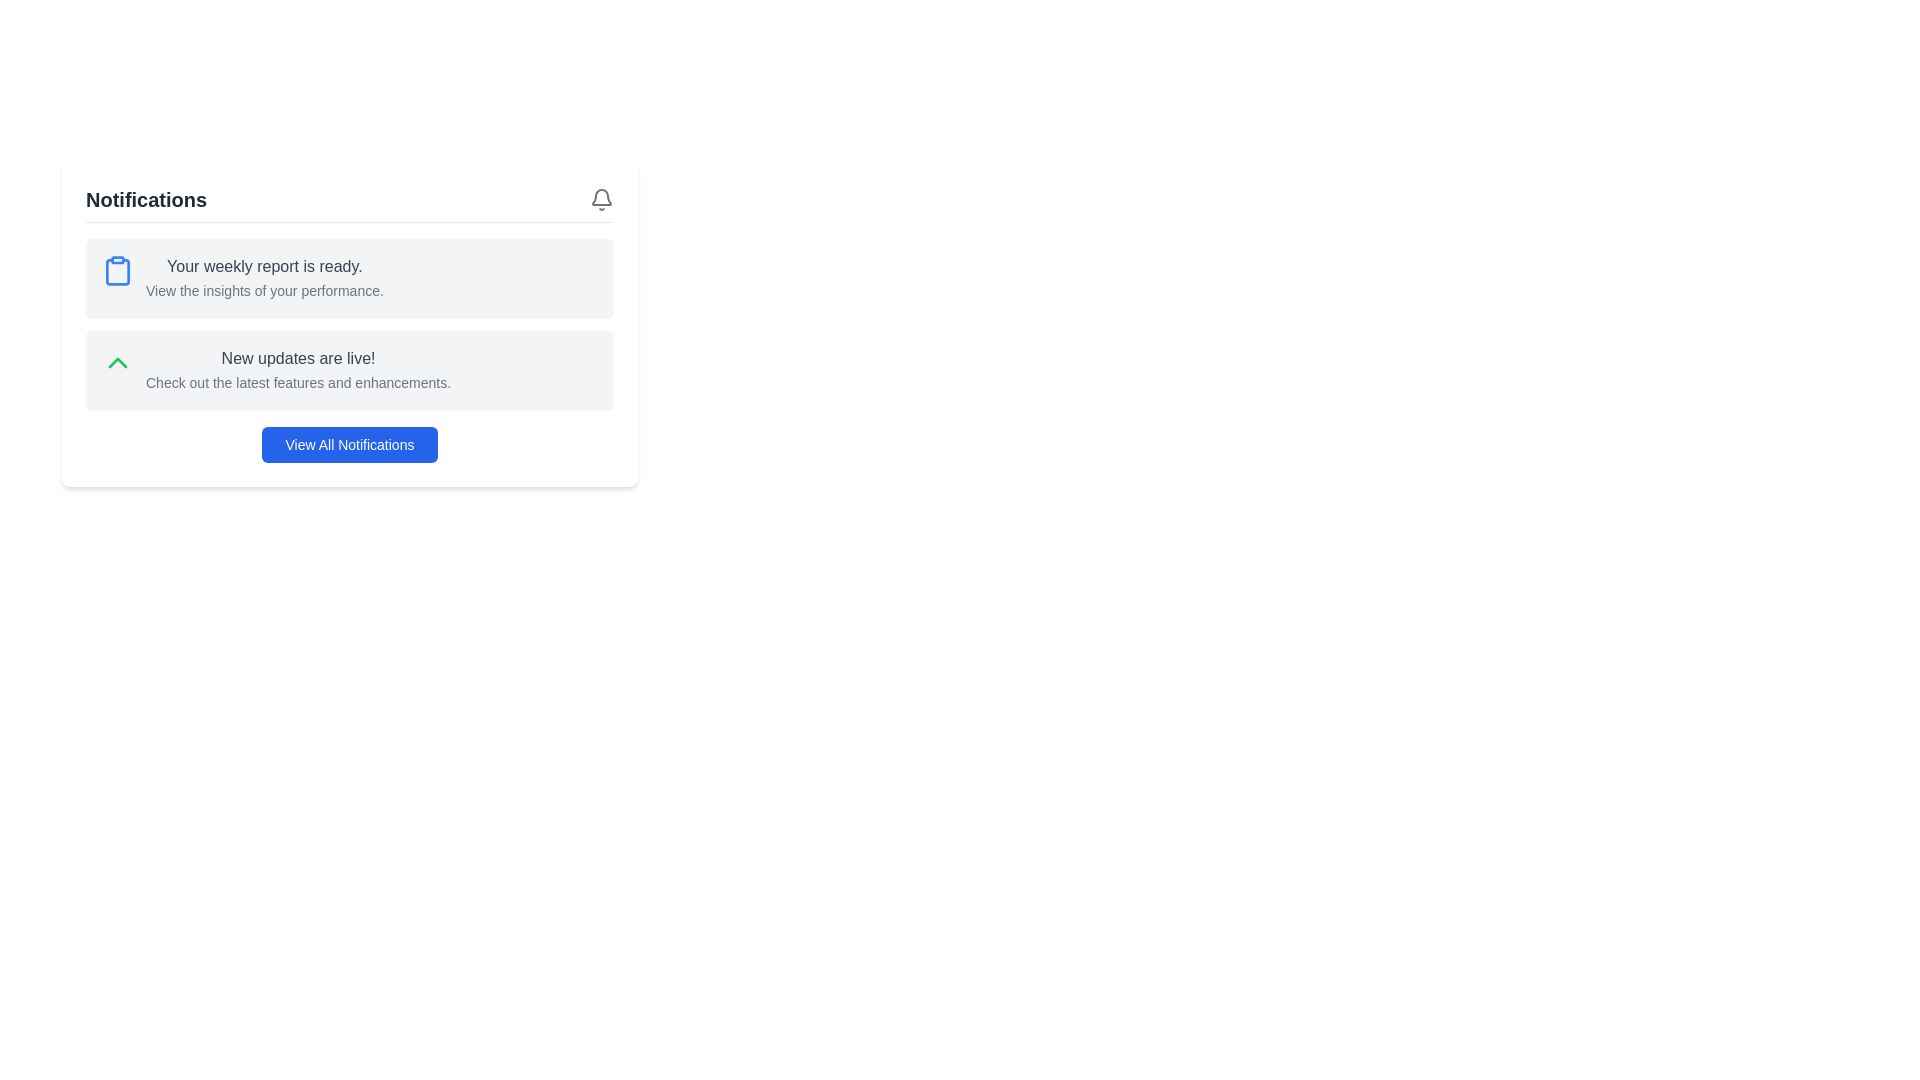 Image resolution: width=1920 pixels, height=1080 pixels. Describe the element at coordinates (263, 290) in the screenshot. I see `the second line of text in the notification card that encourages the user` at that location.